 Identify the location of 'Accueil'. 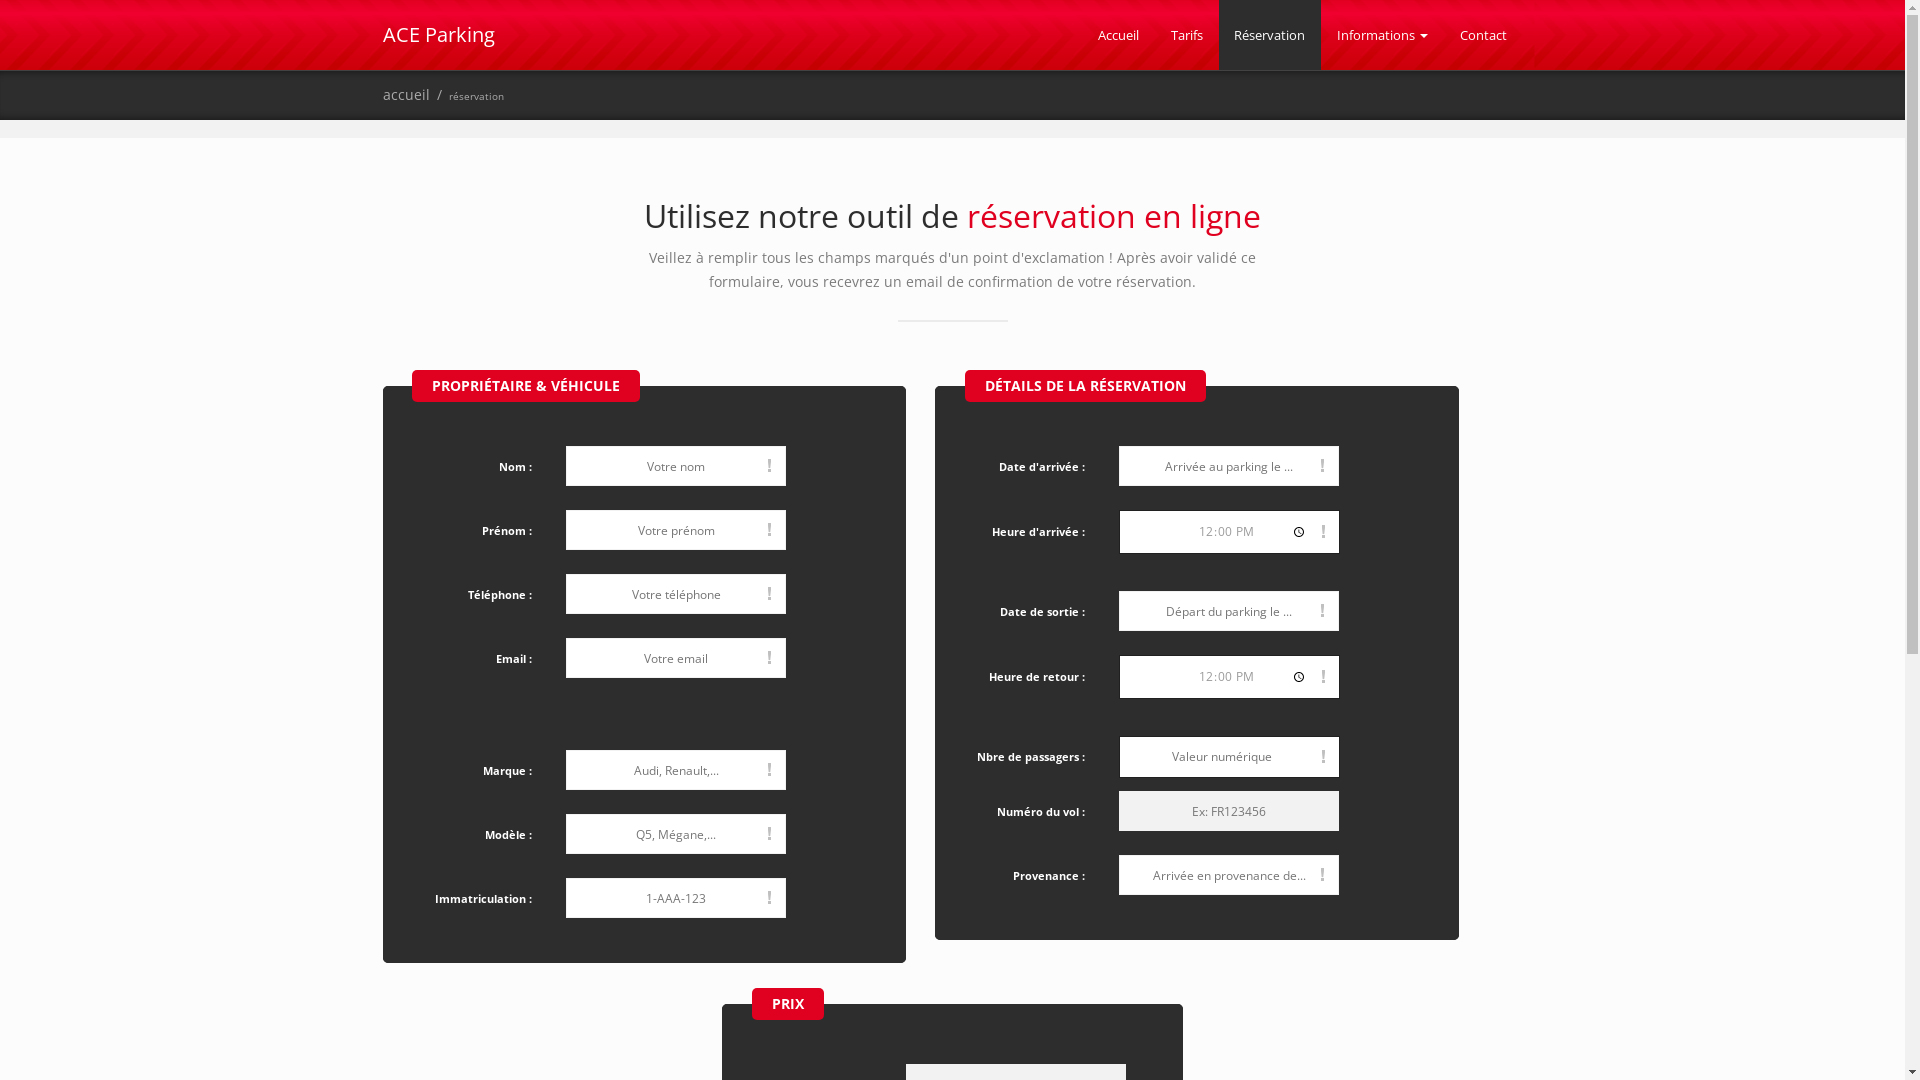
(1117, 34).